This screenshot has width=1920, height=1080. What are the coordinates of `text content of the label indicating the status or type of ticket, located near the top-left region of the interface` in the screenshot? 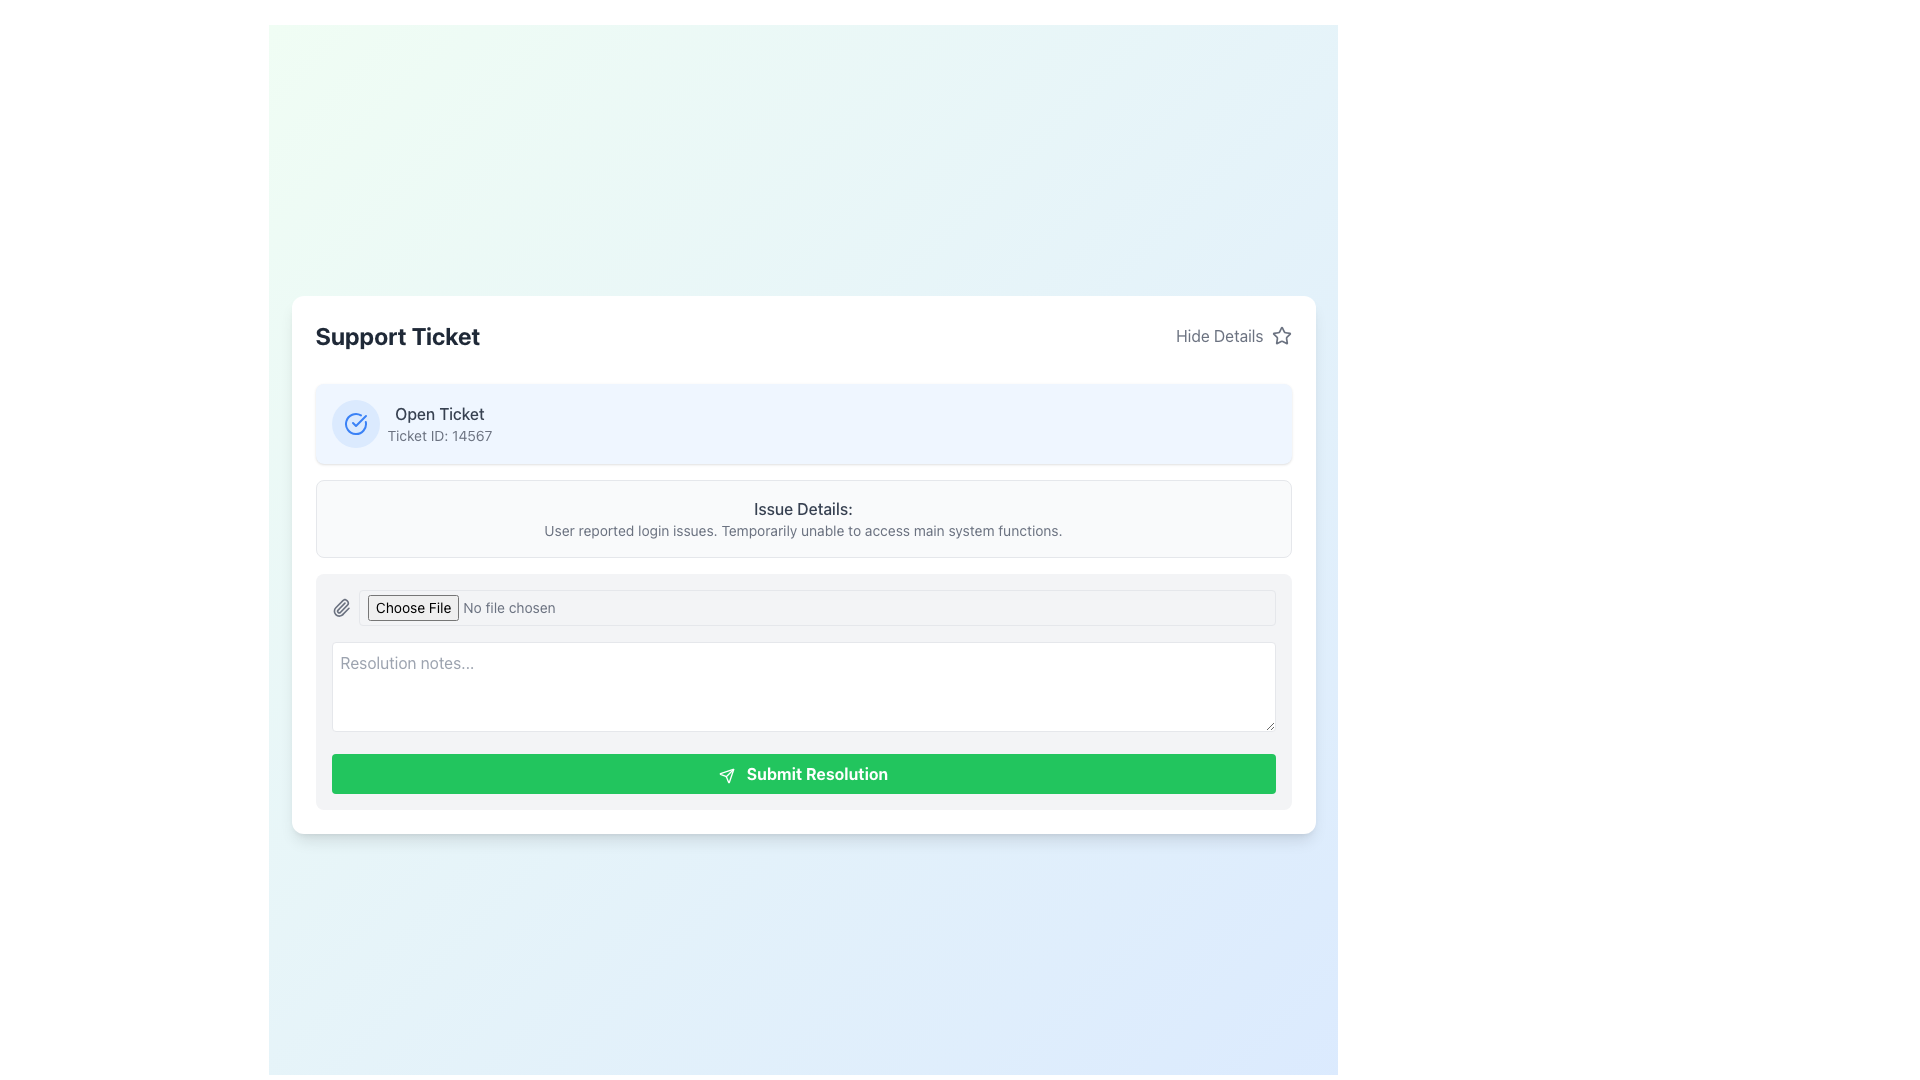 It's located at (439, 412).